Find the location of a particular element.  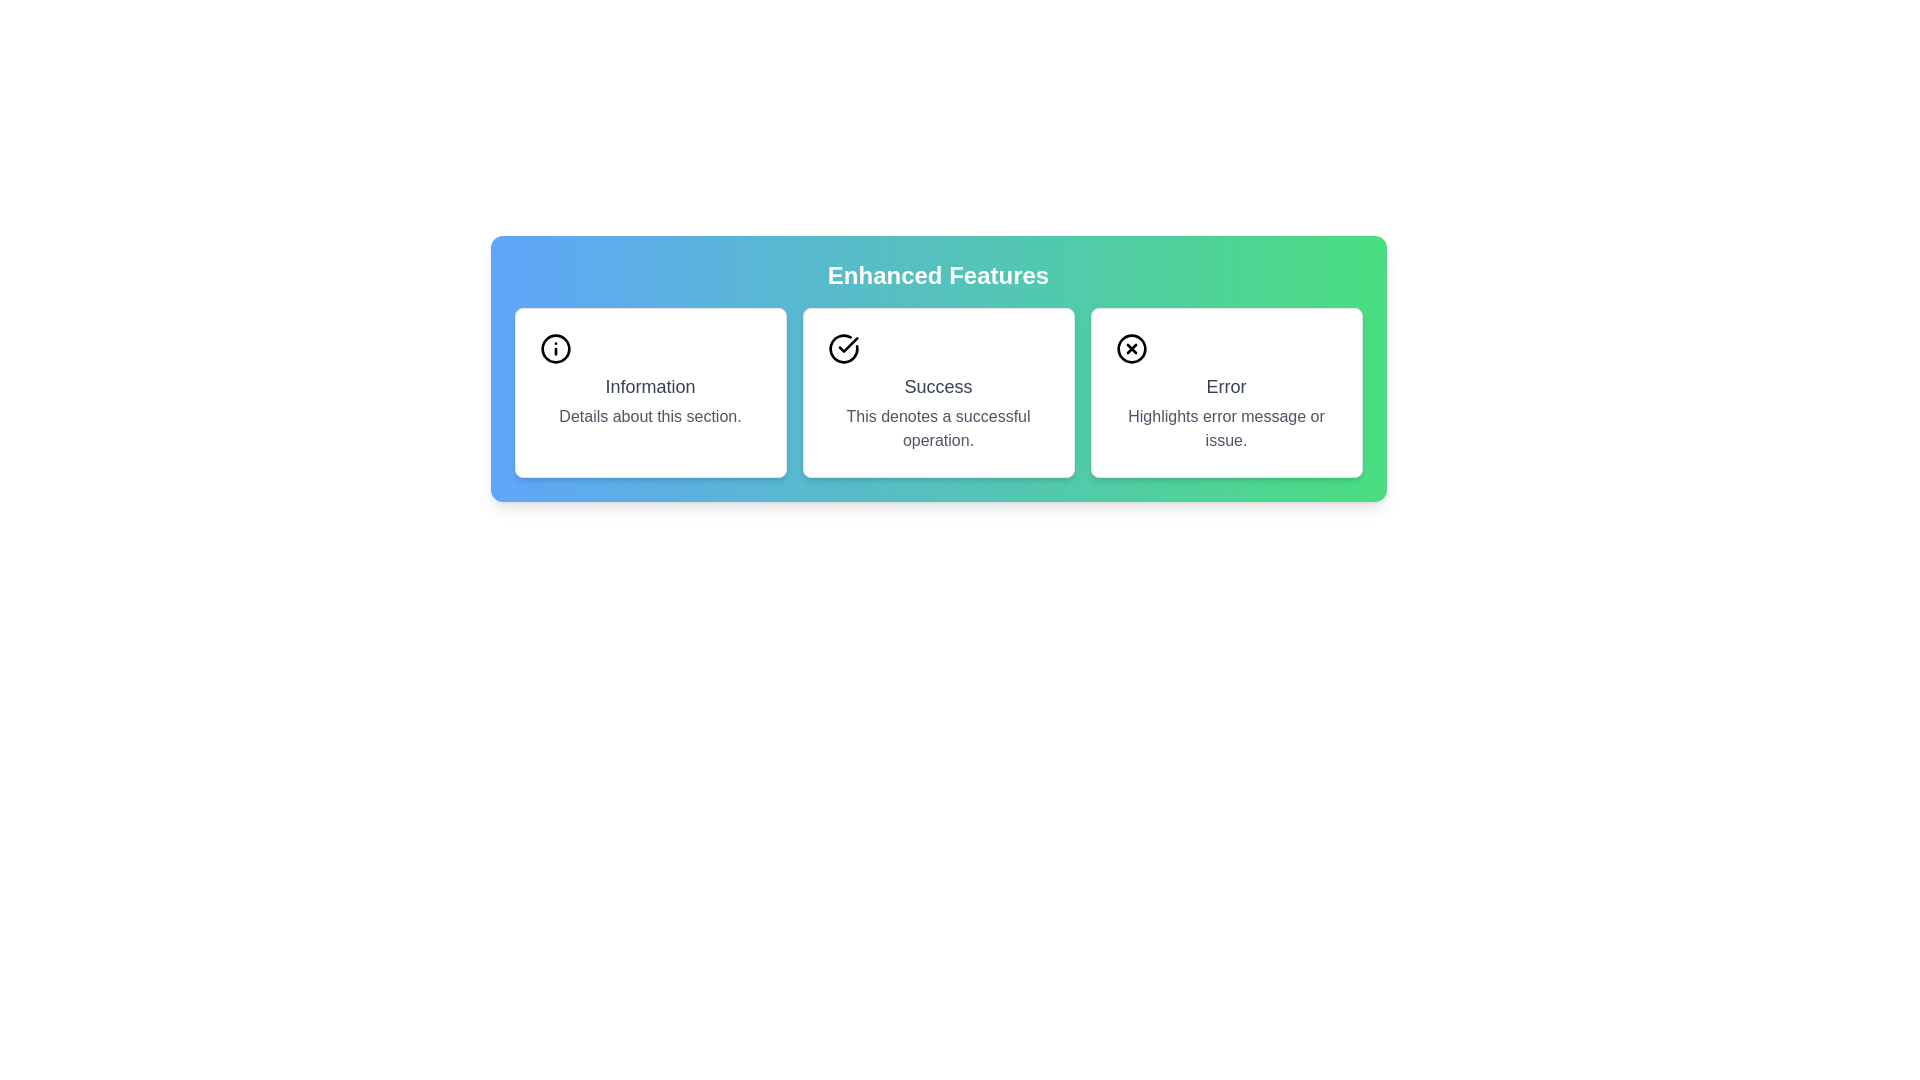

the text label that displays 'Information', which is styled in dark gray and located below the information icon in the top-left card is located at coordinates (650, 386).